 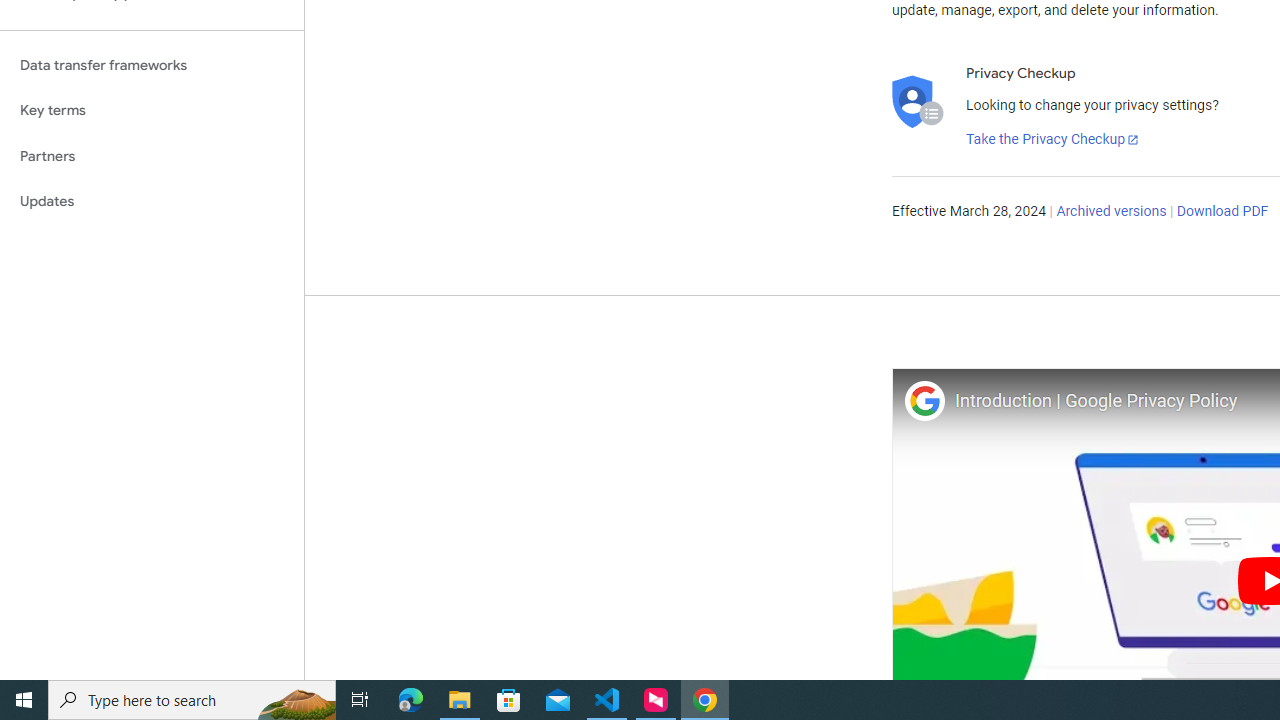 What do you see at coordinates (1052, 139) in the screenshot?
I see `'Take the Privacy Checkup'` at bounding box center [1052, 139].